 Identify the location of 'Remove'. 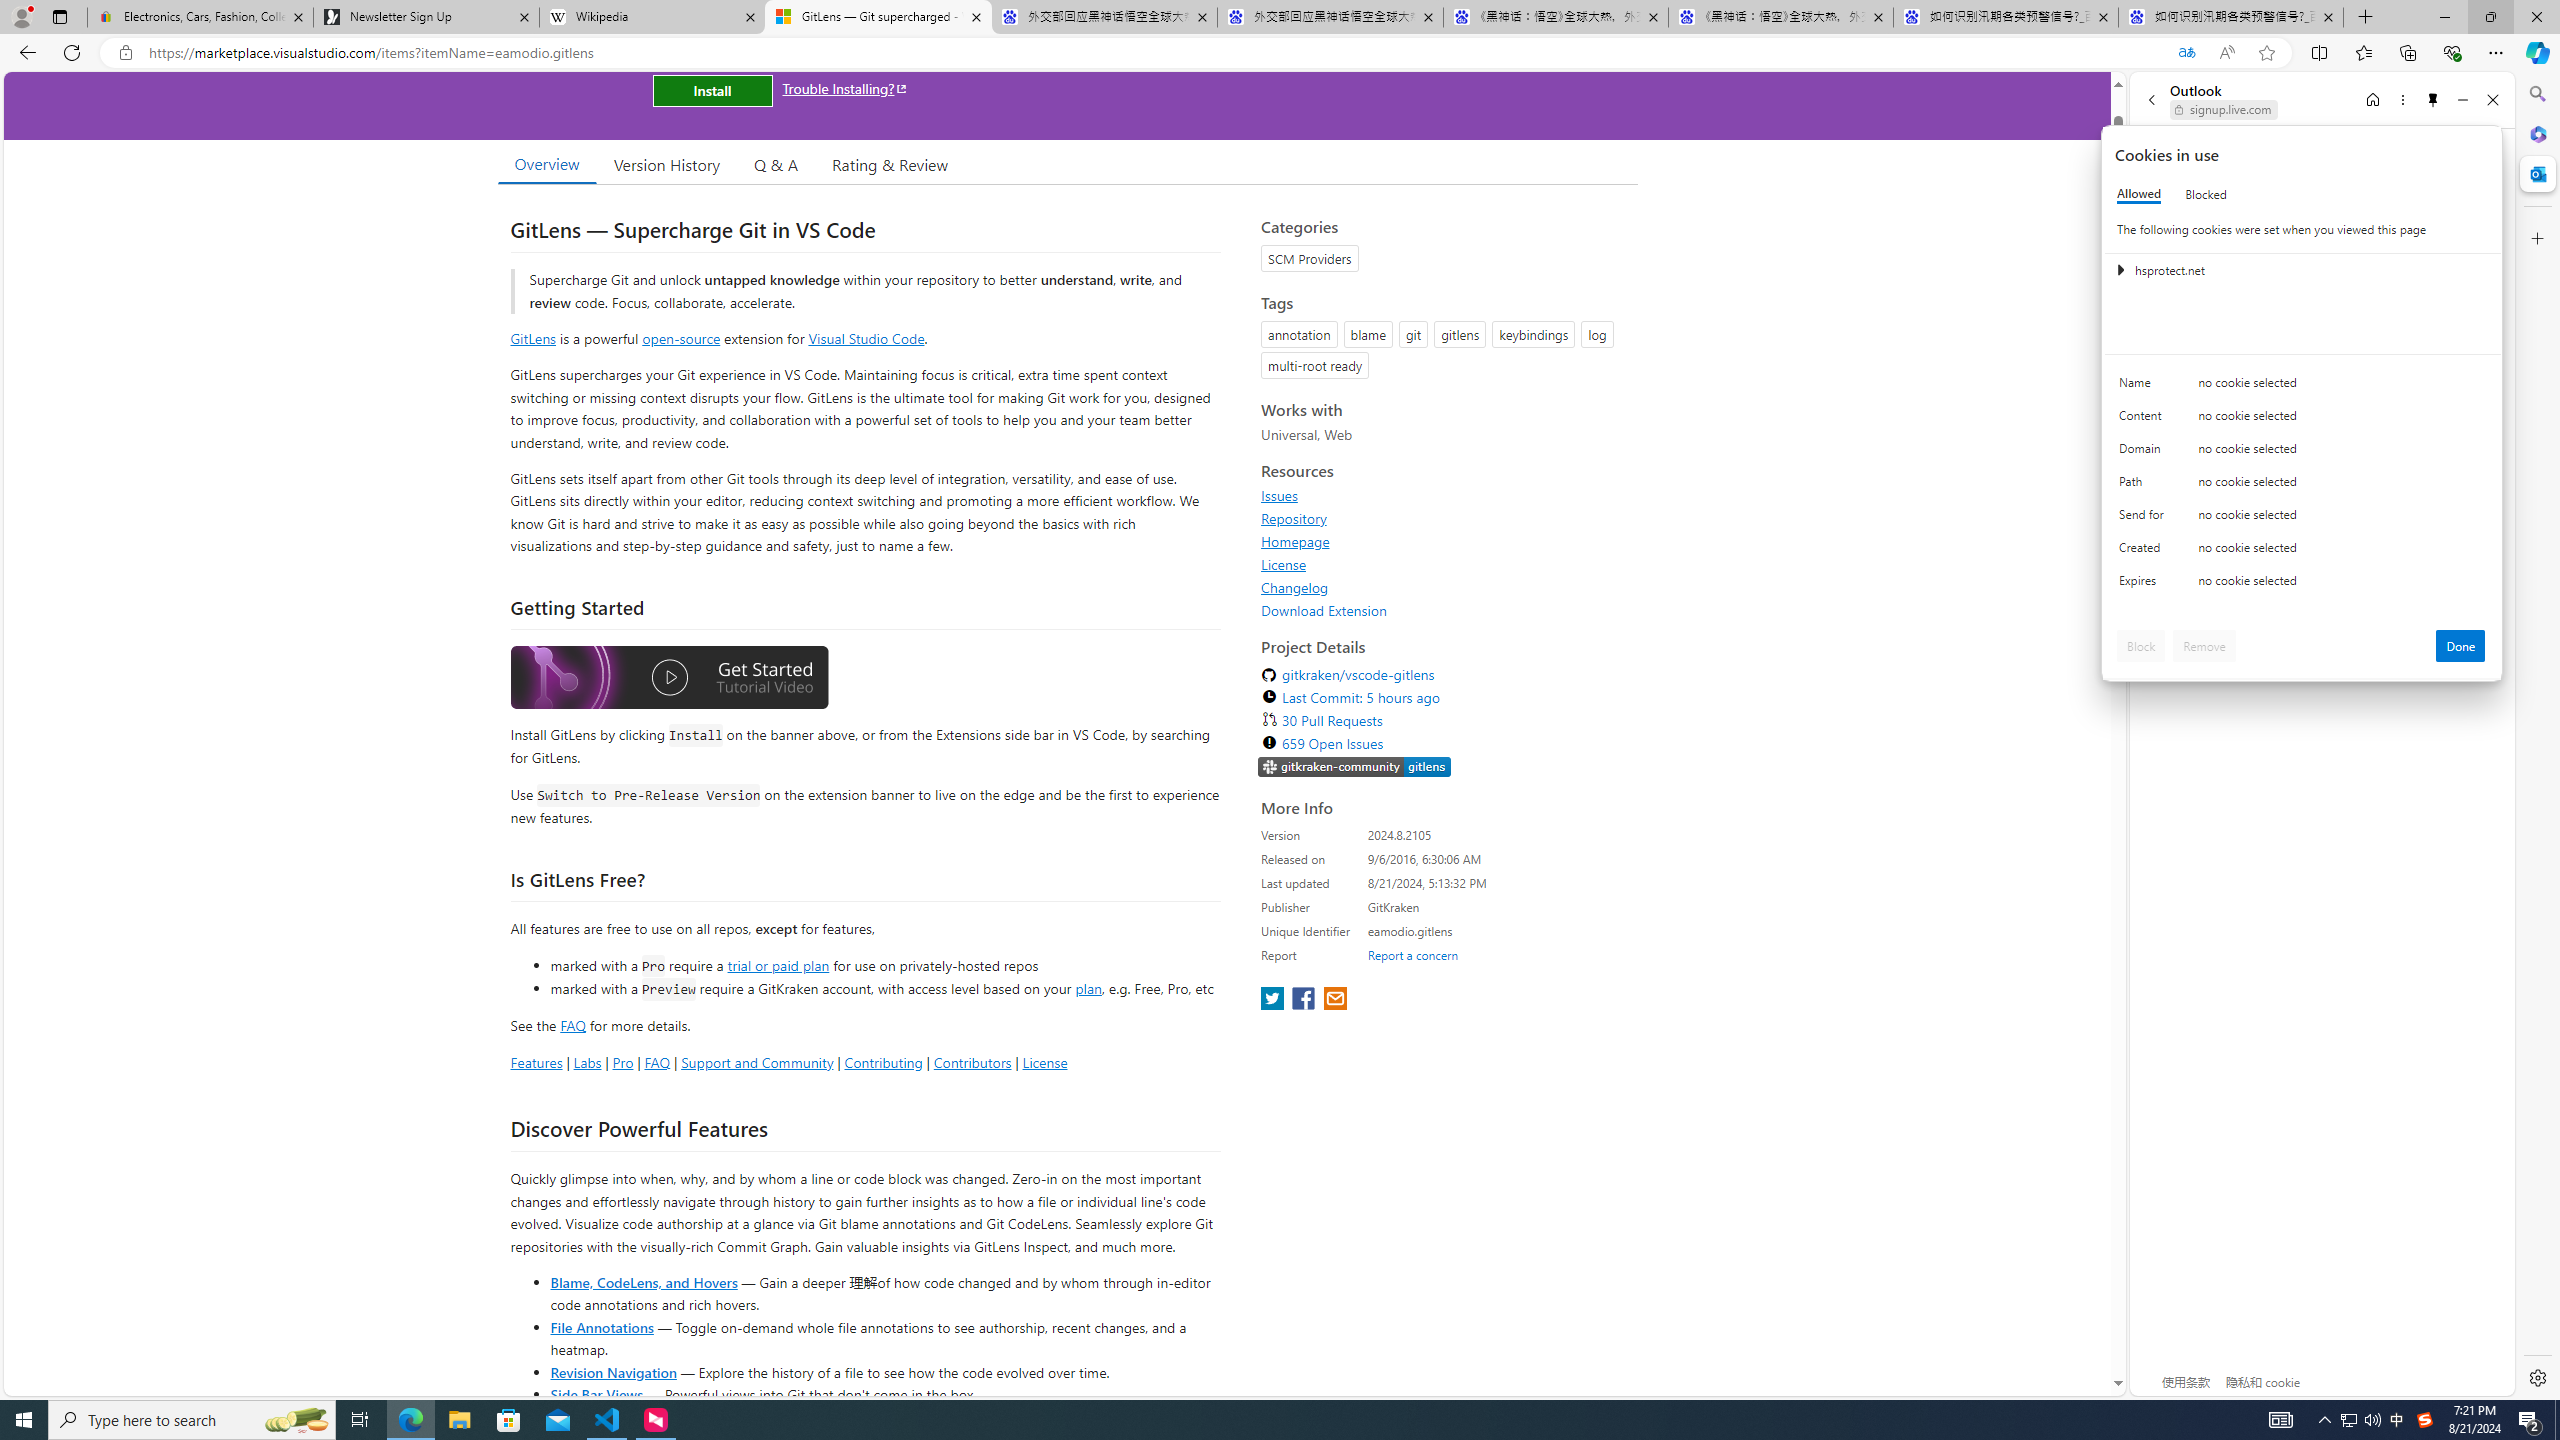
(2204, 646).